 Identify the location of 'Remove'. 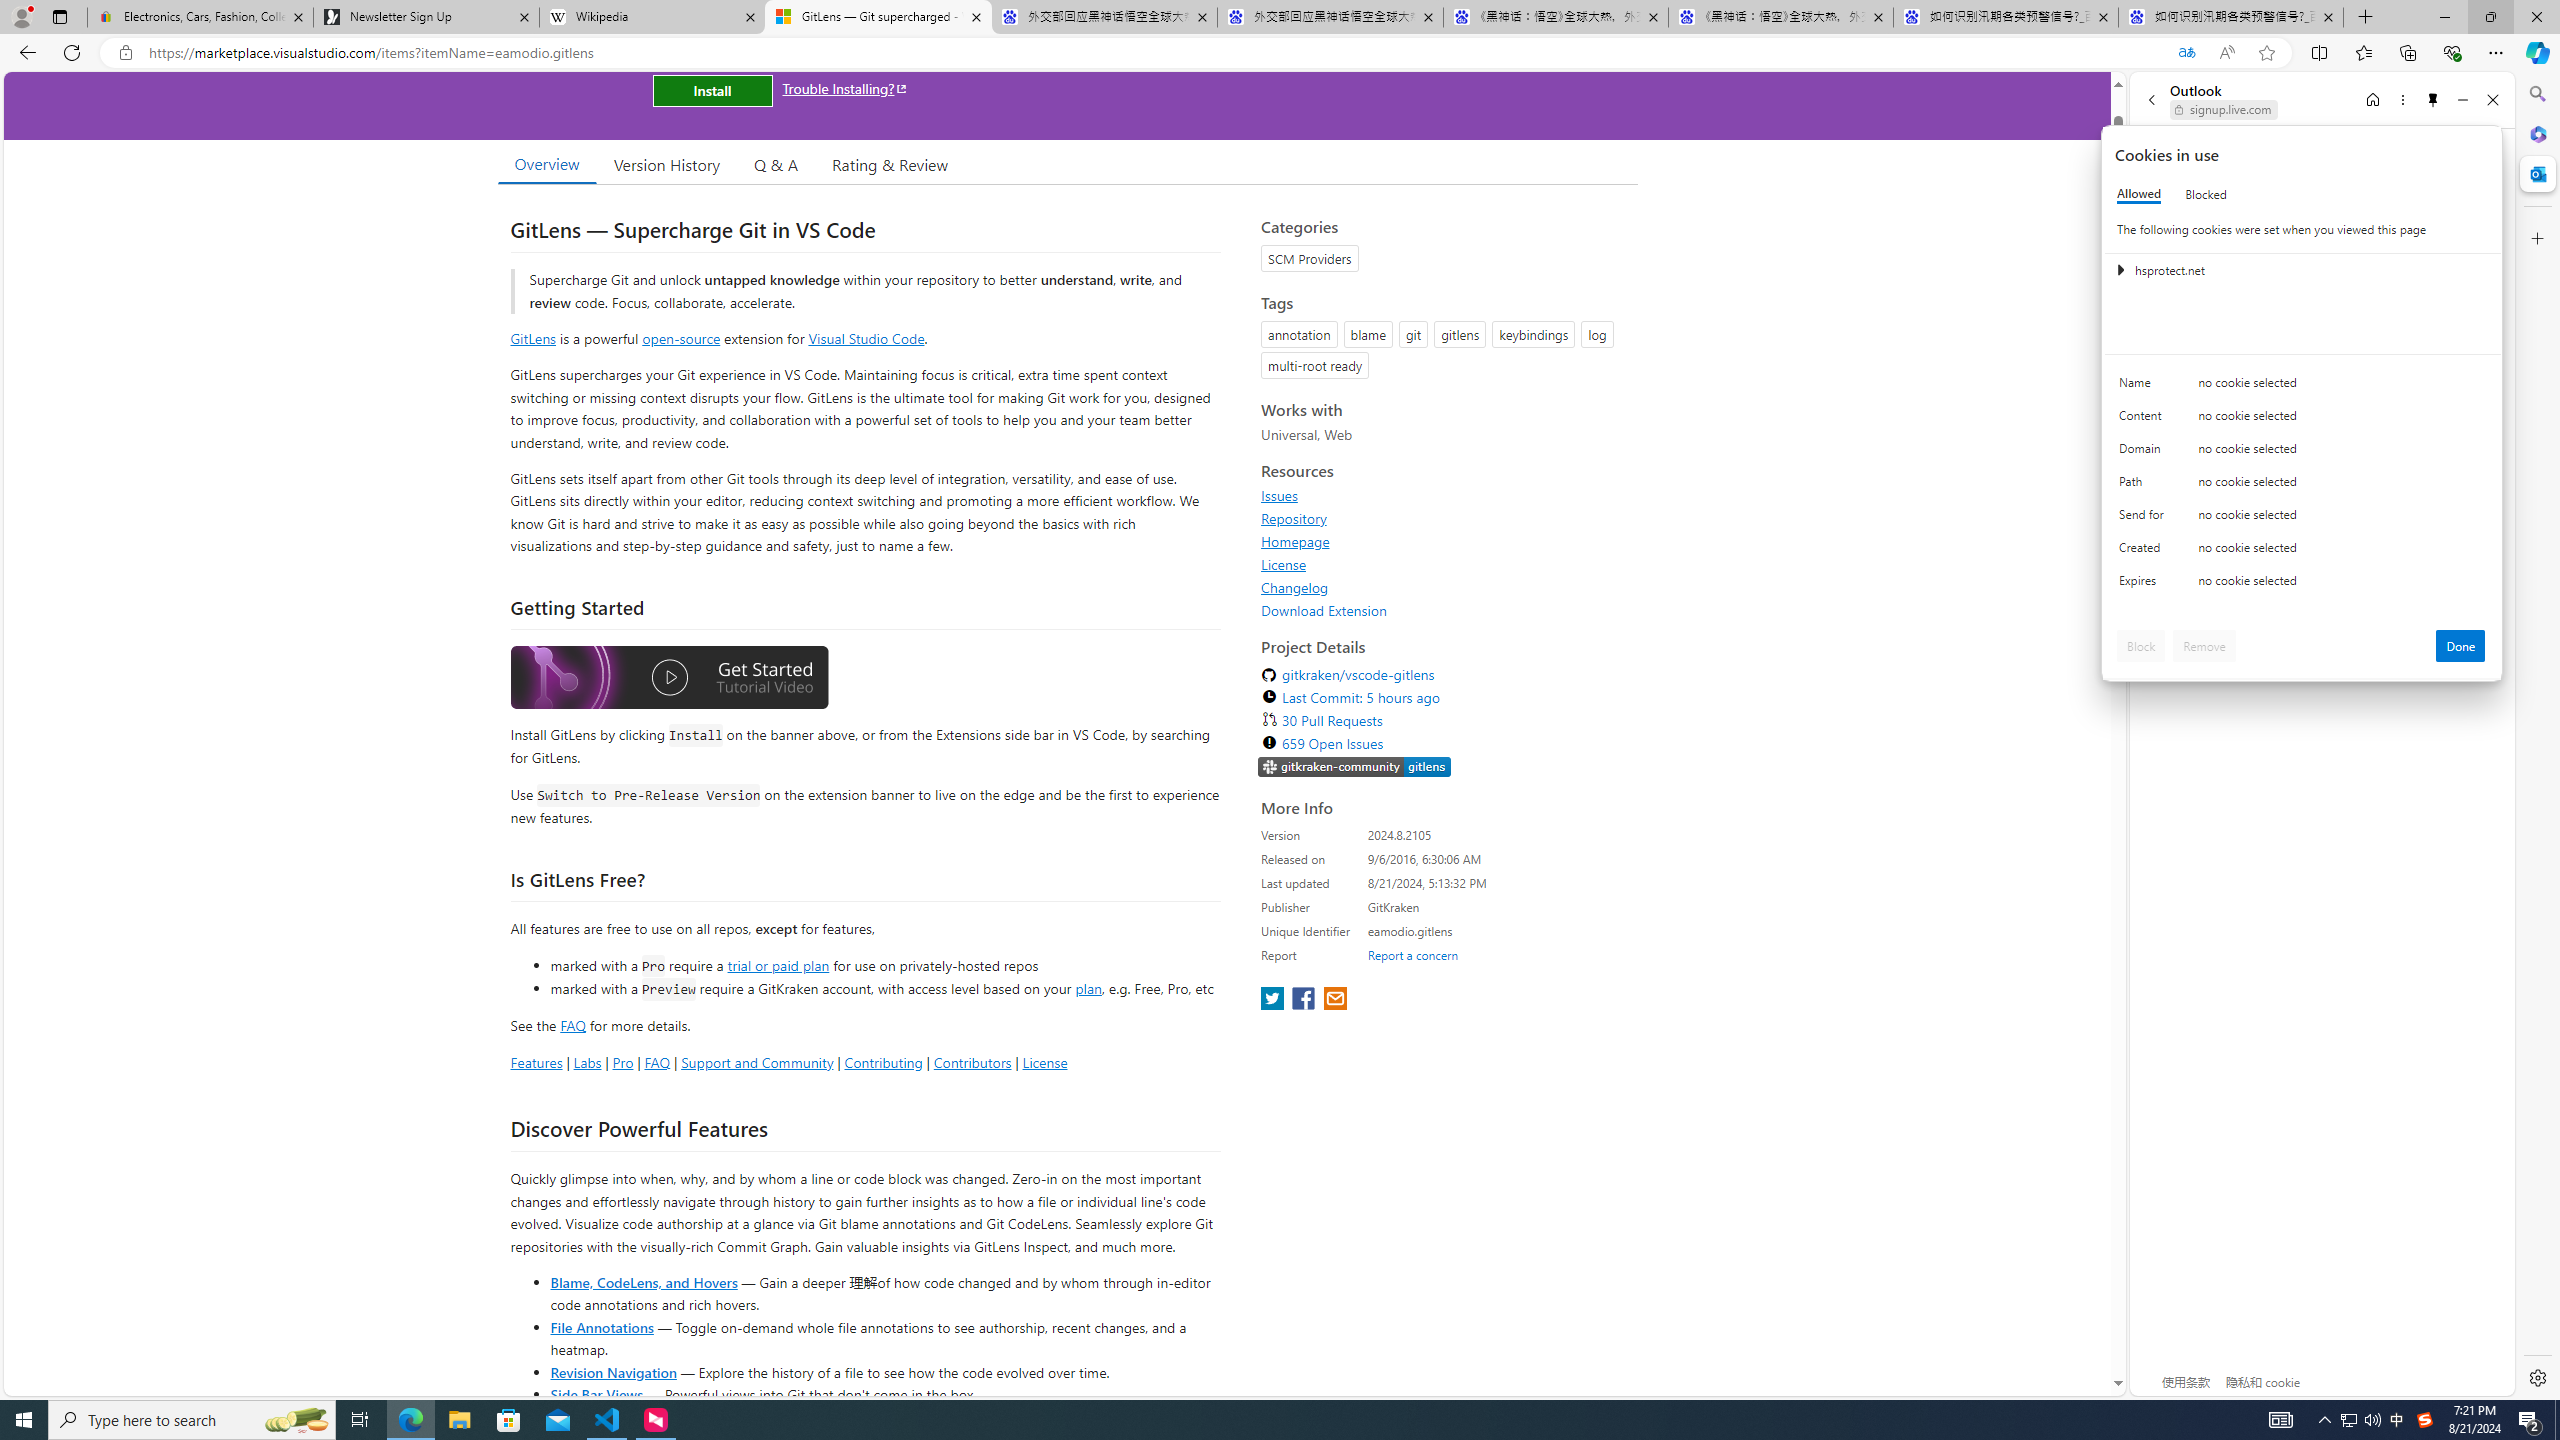
(2204, 646).